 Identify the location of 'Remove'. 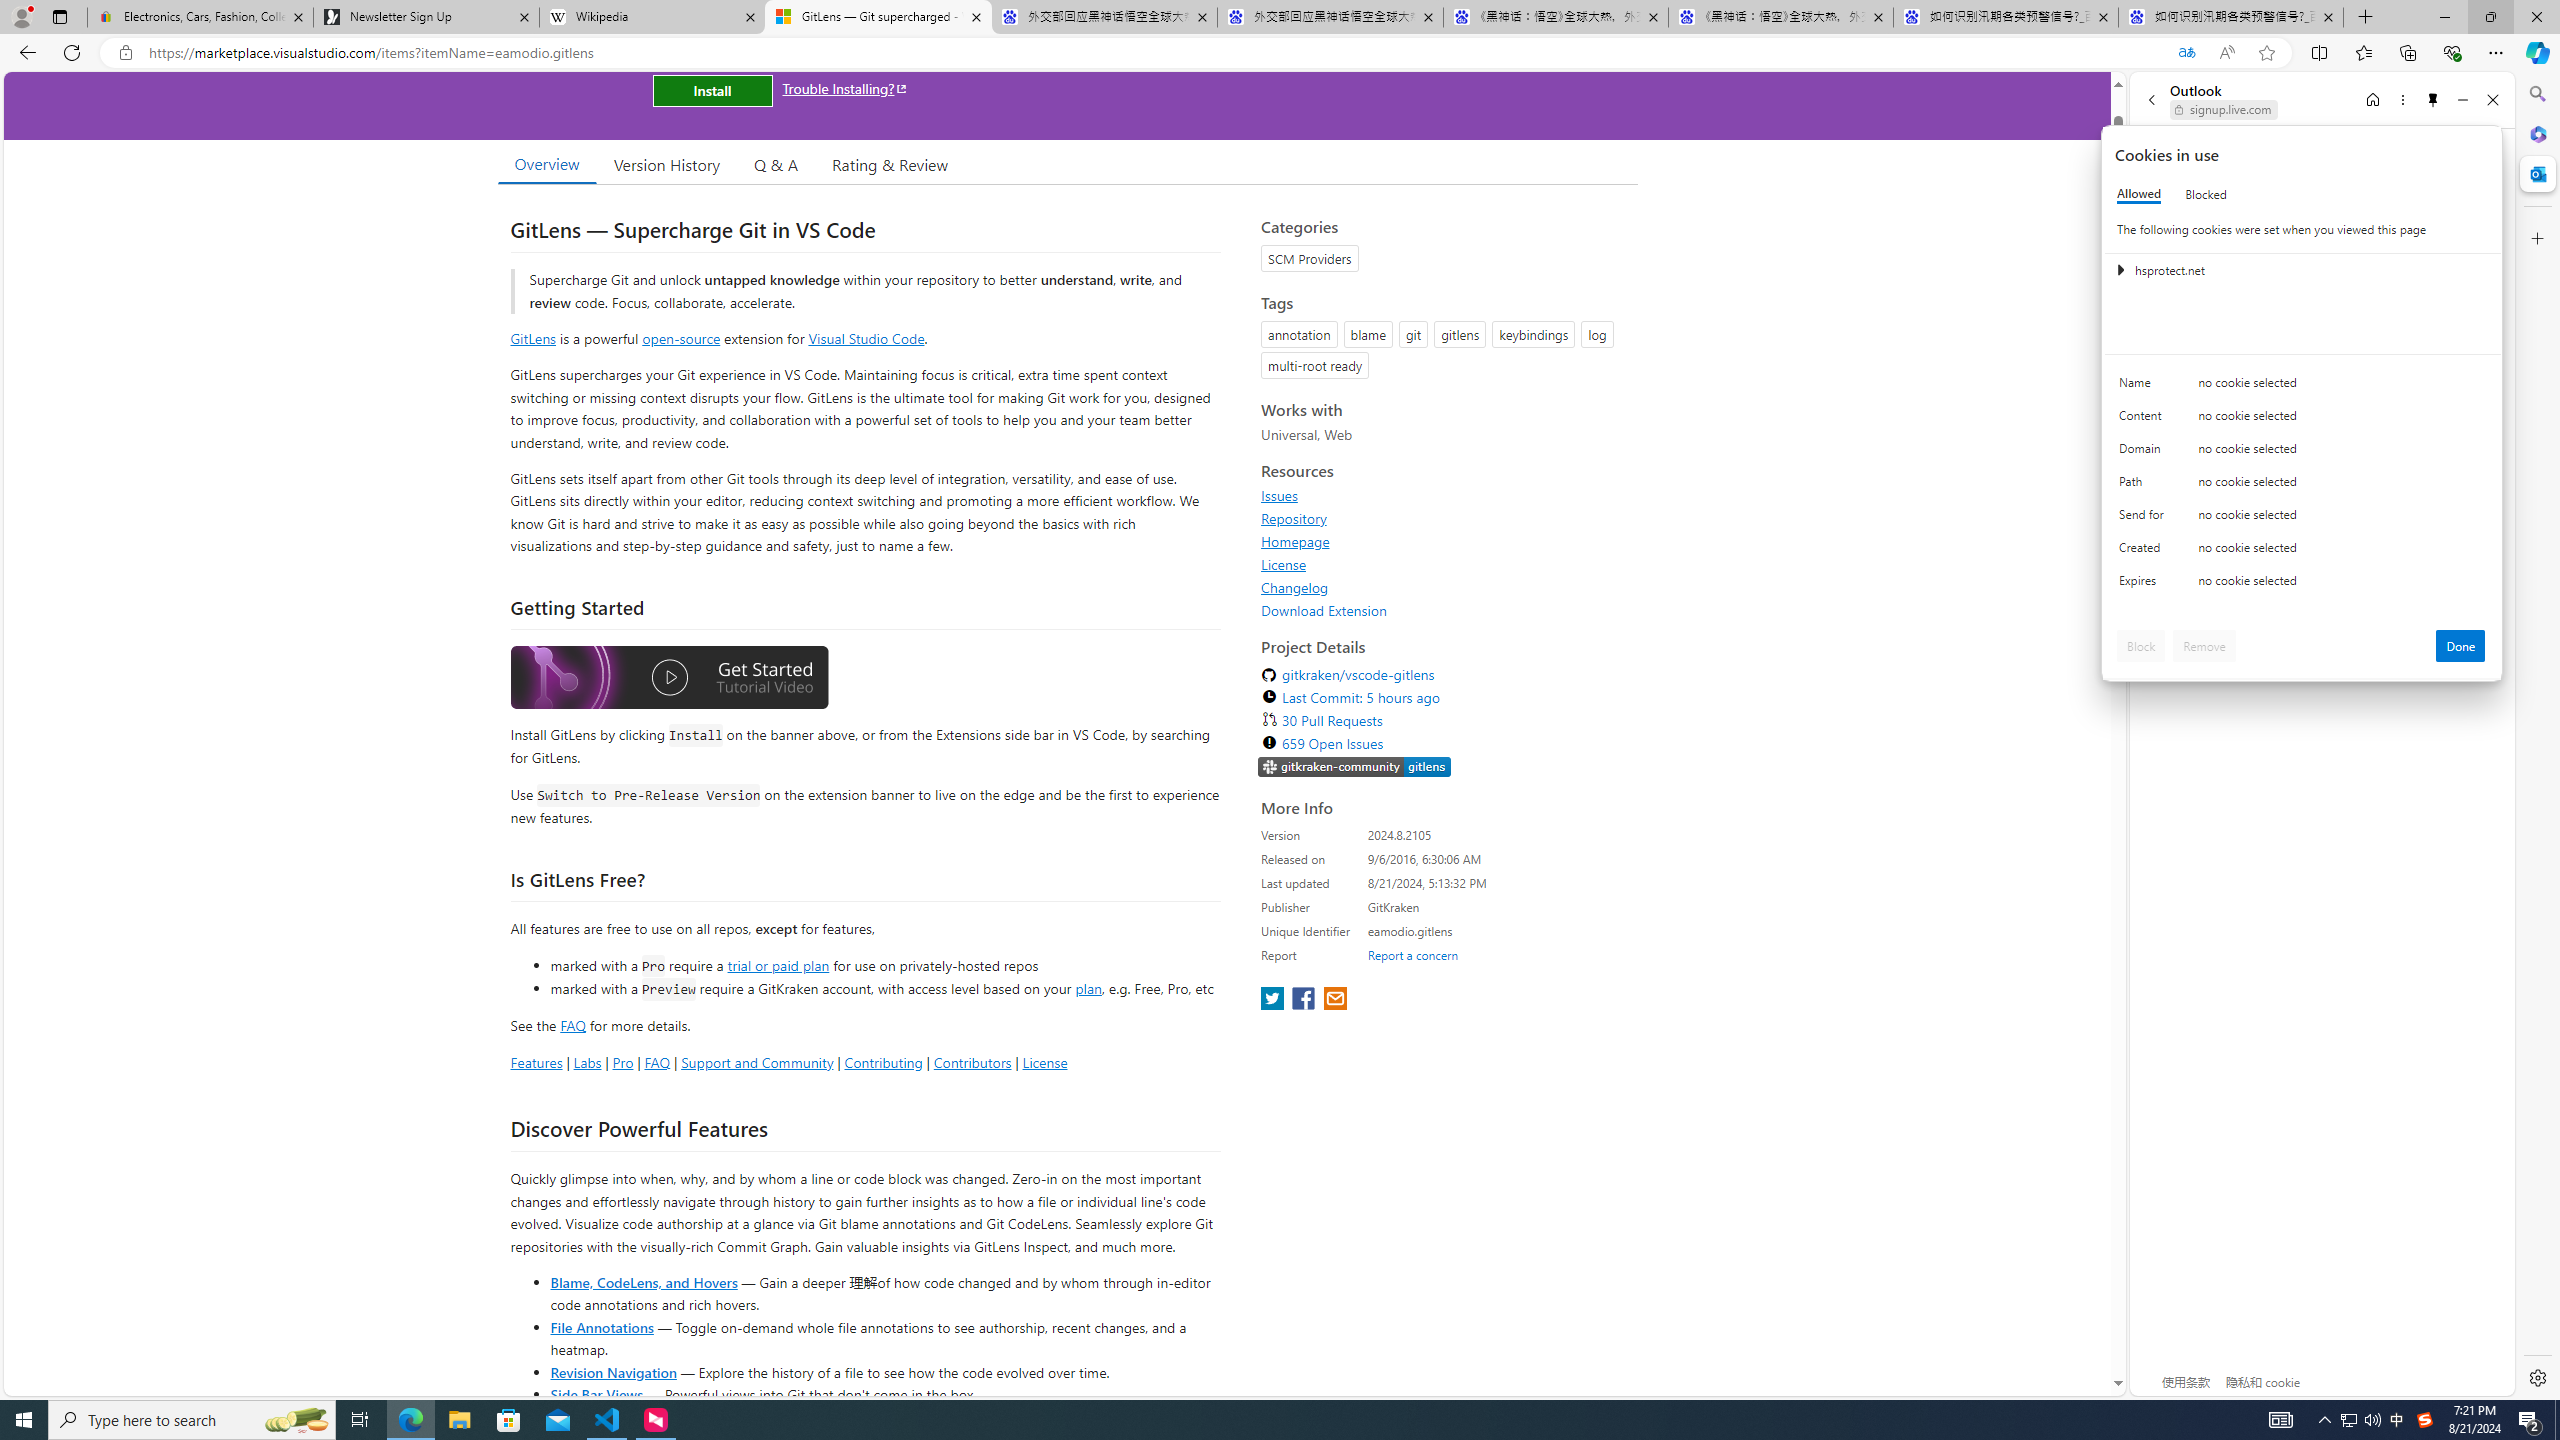
(2204, 646).